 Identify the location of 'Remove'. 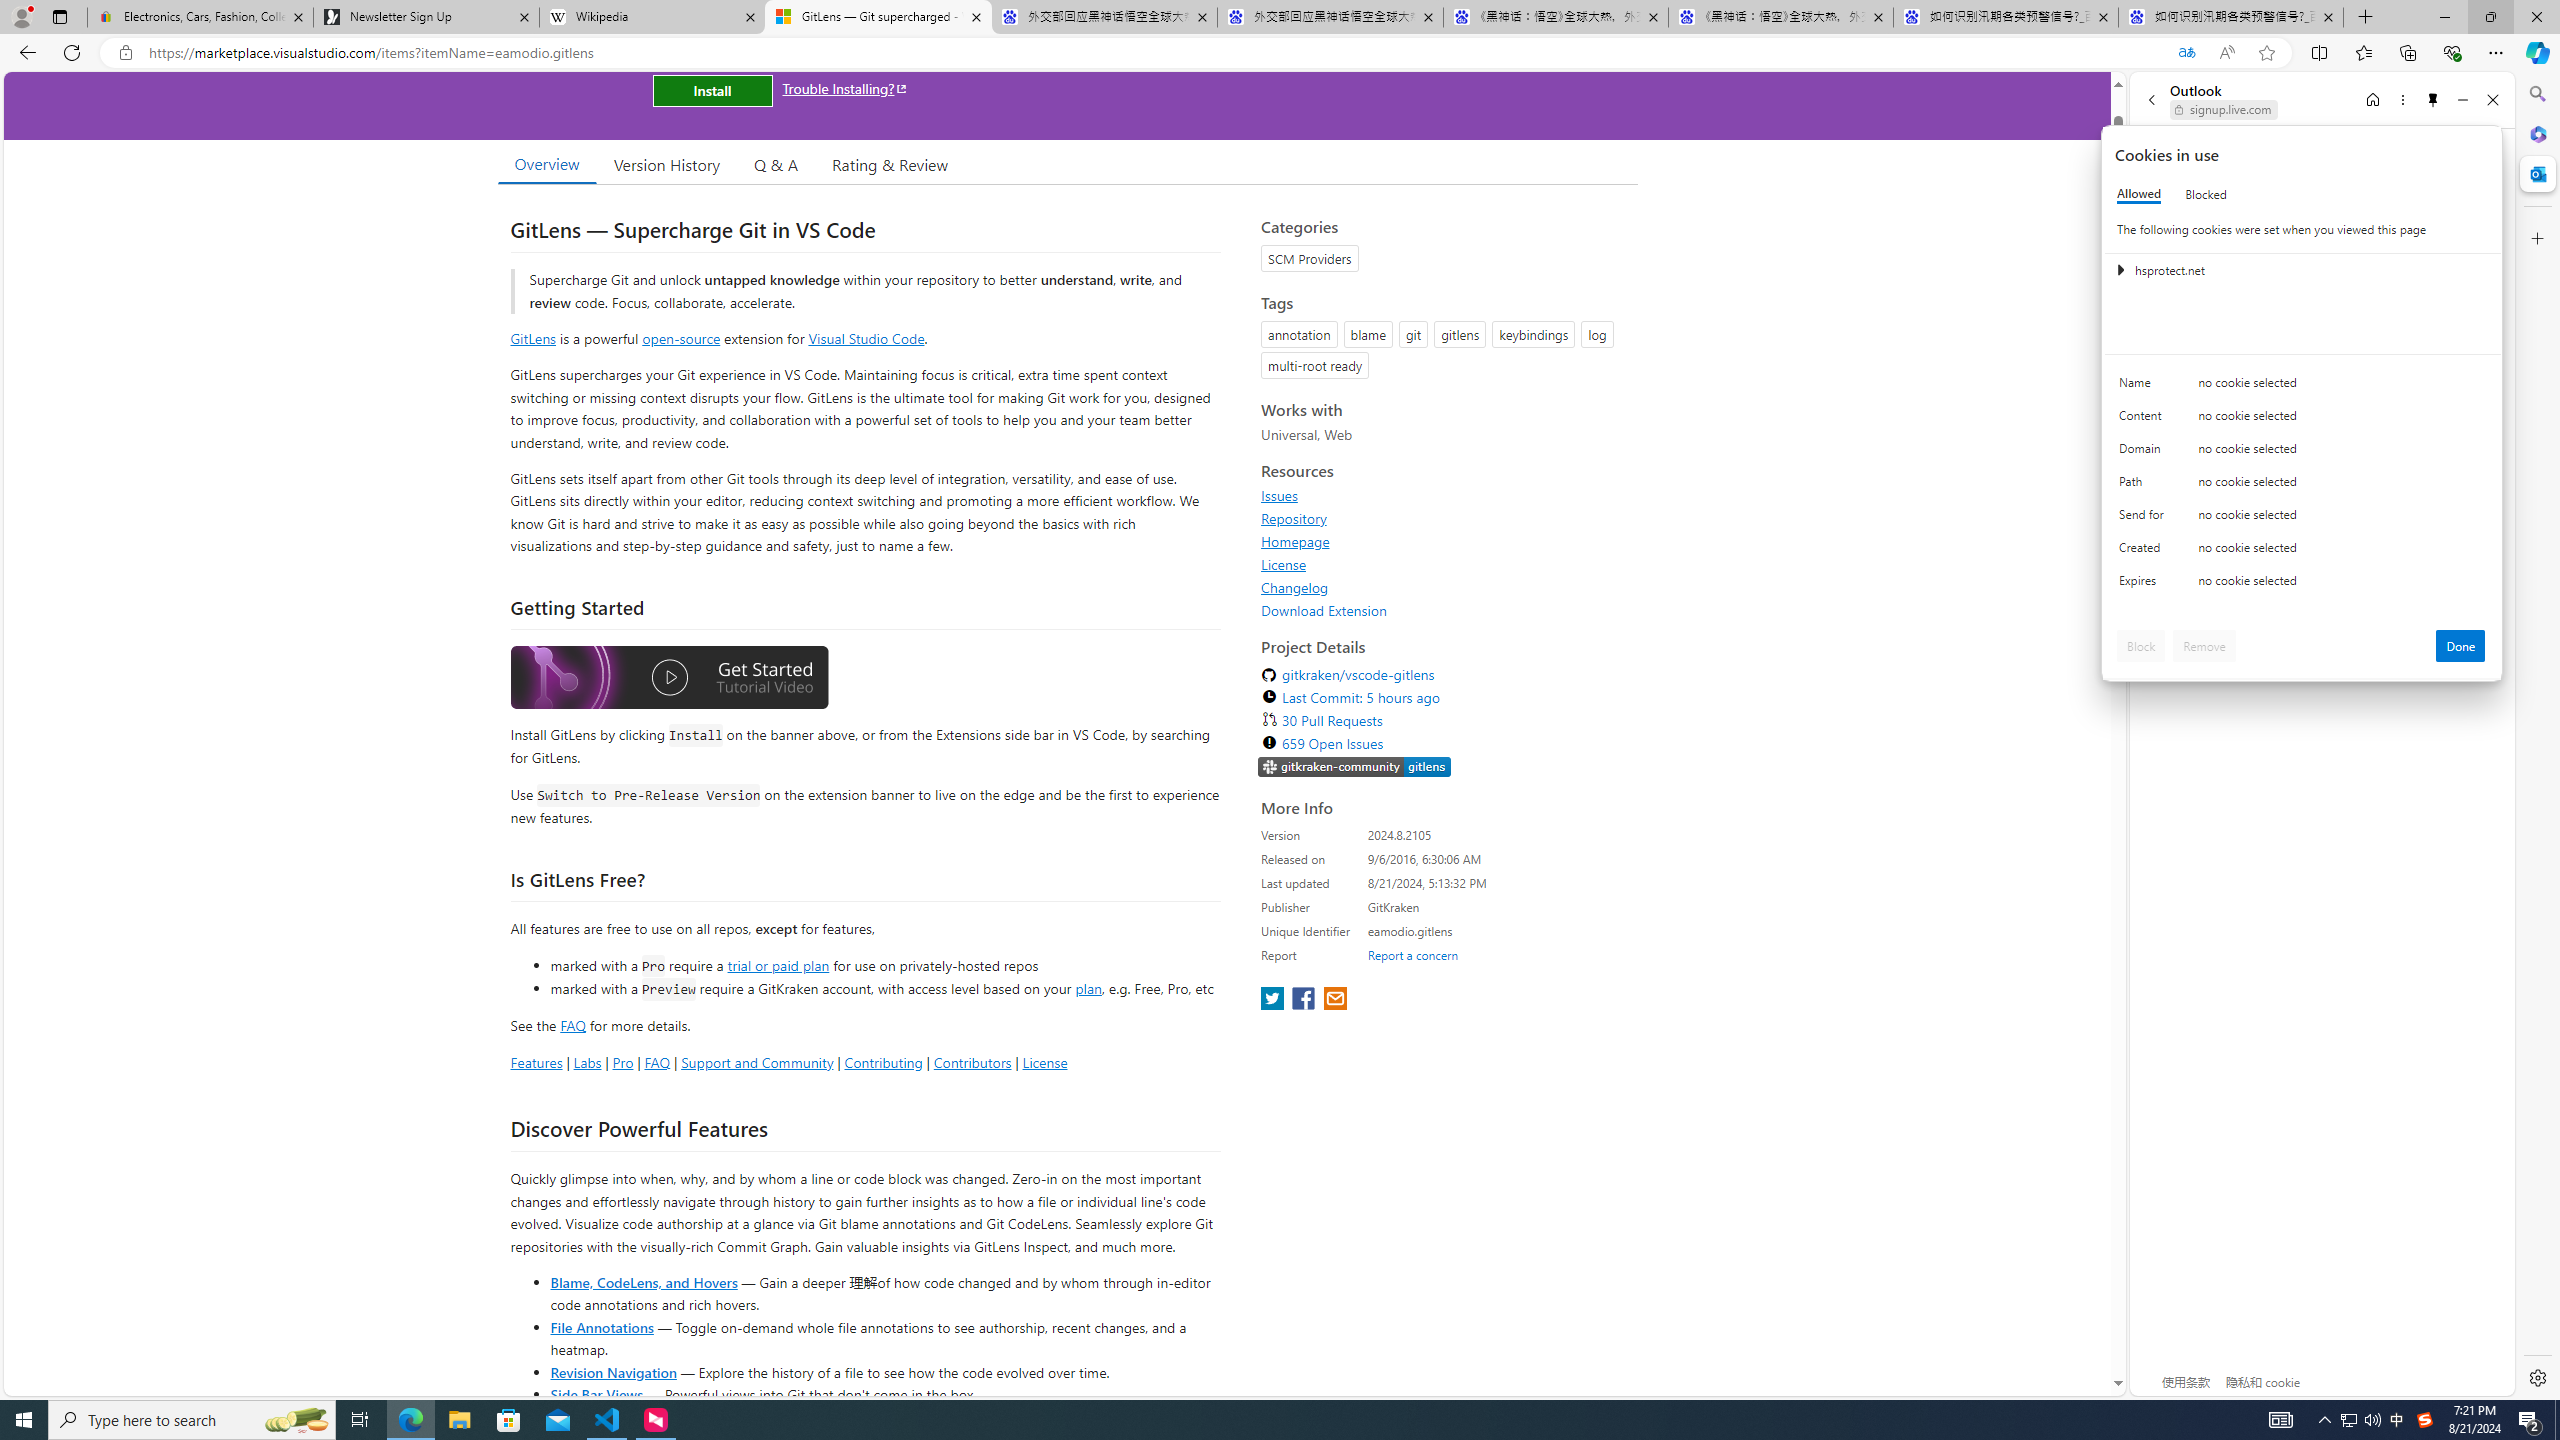
(2204, 646).